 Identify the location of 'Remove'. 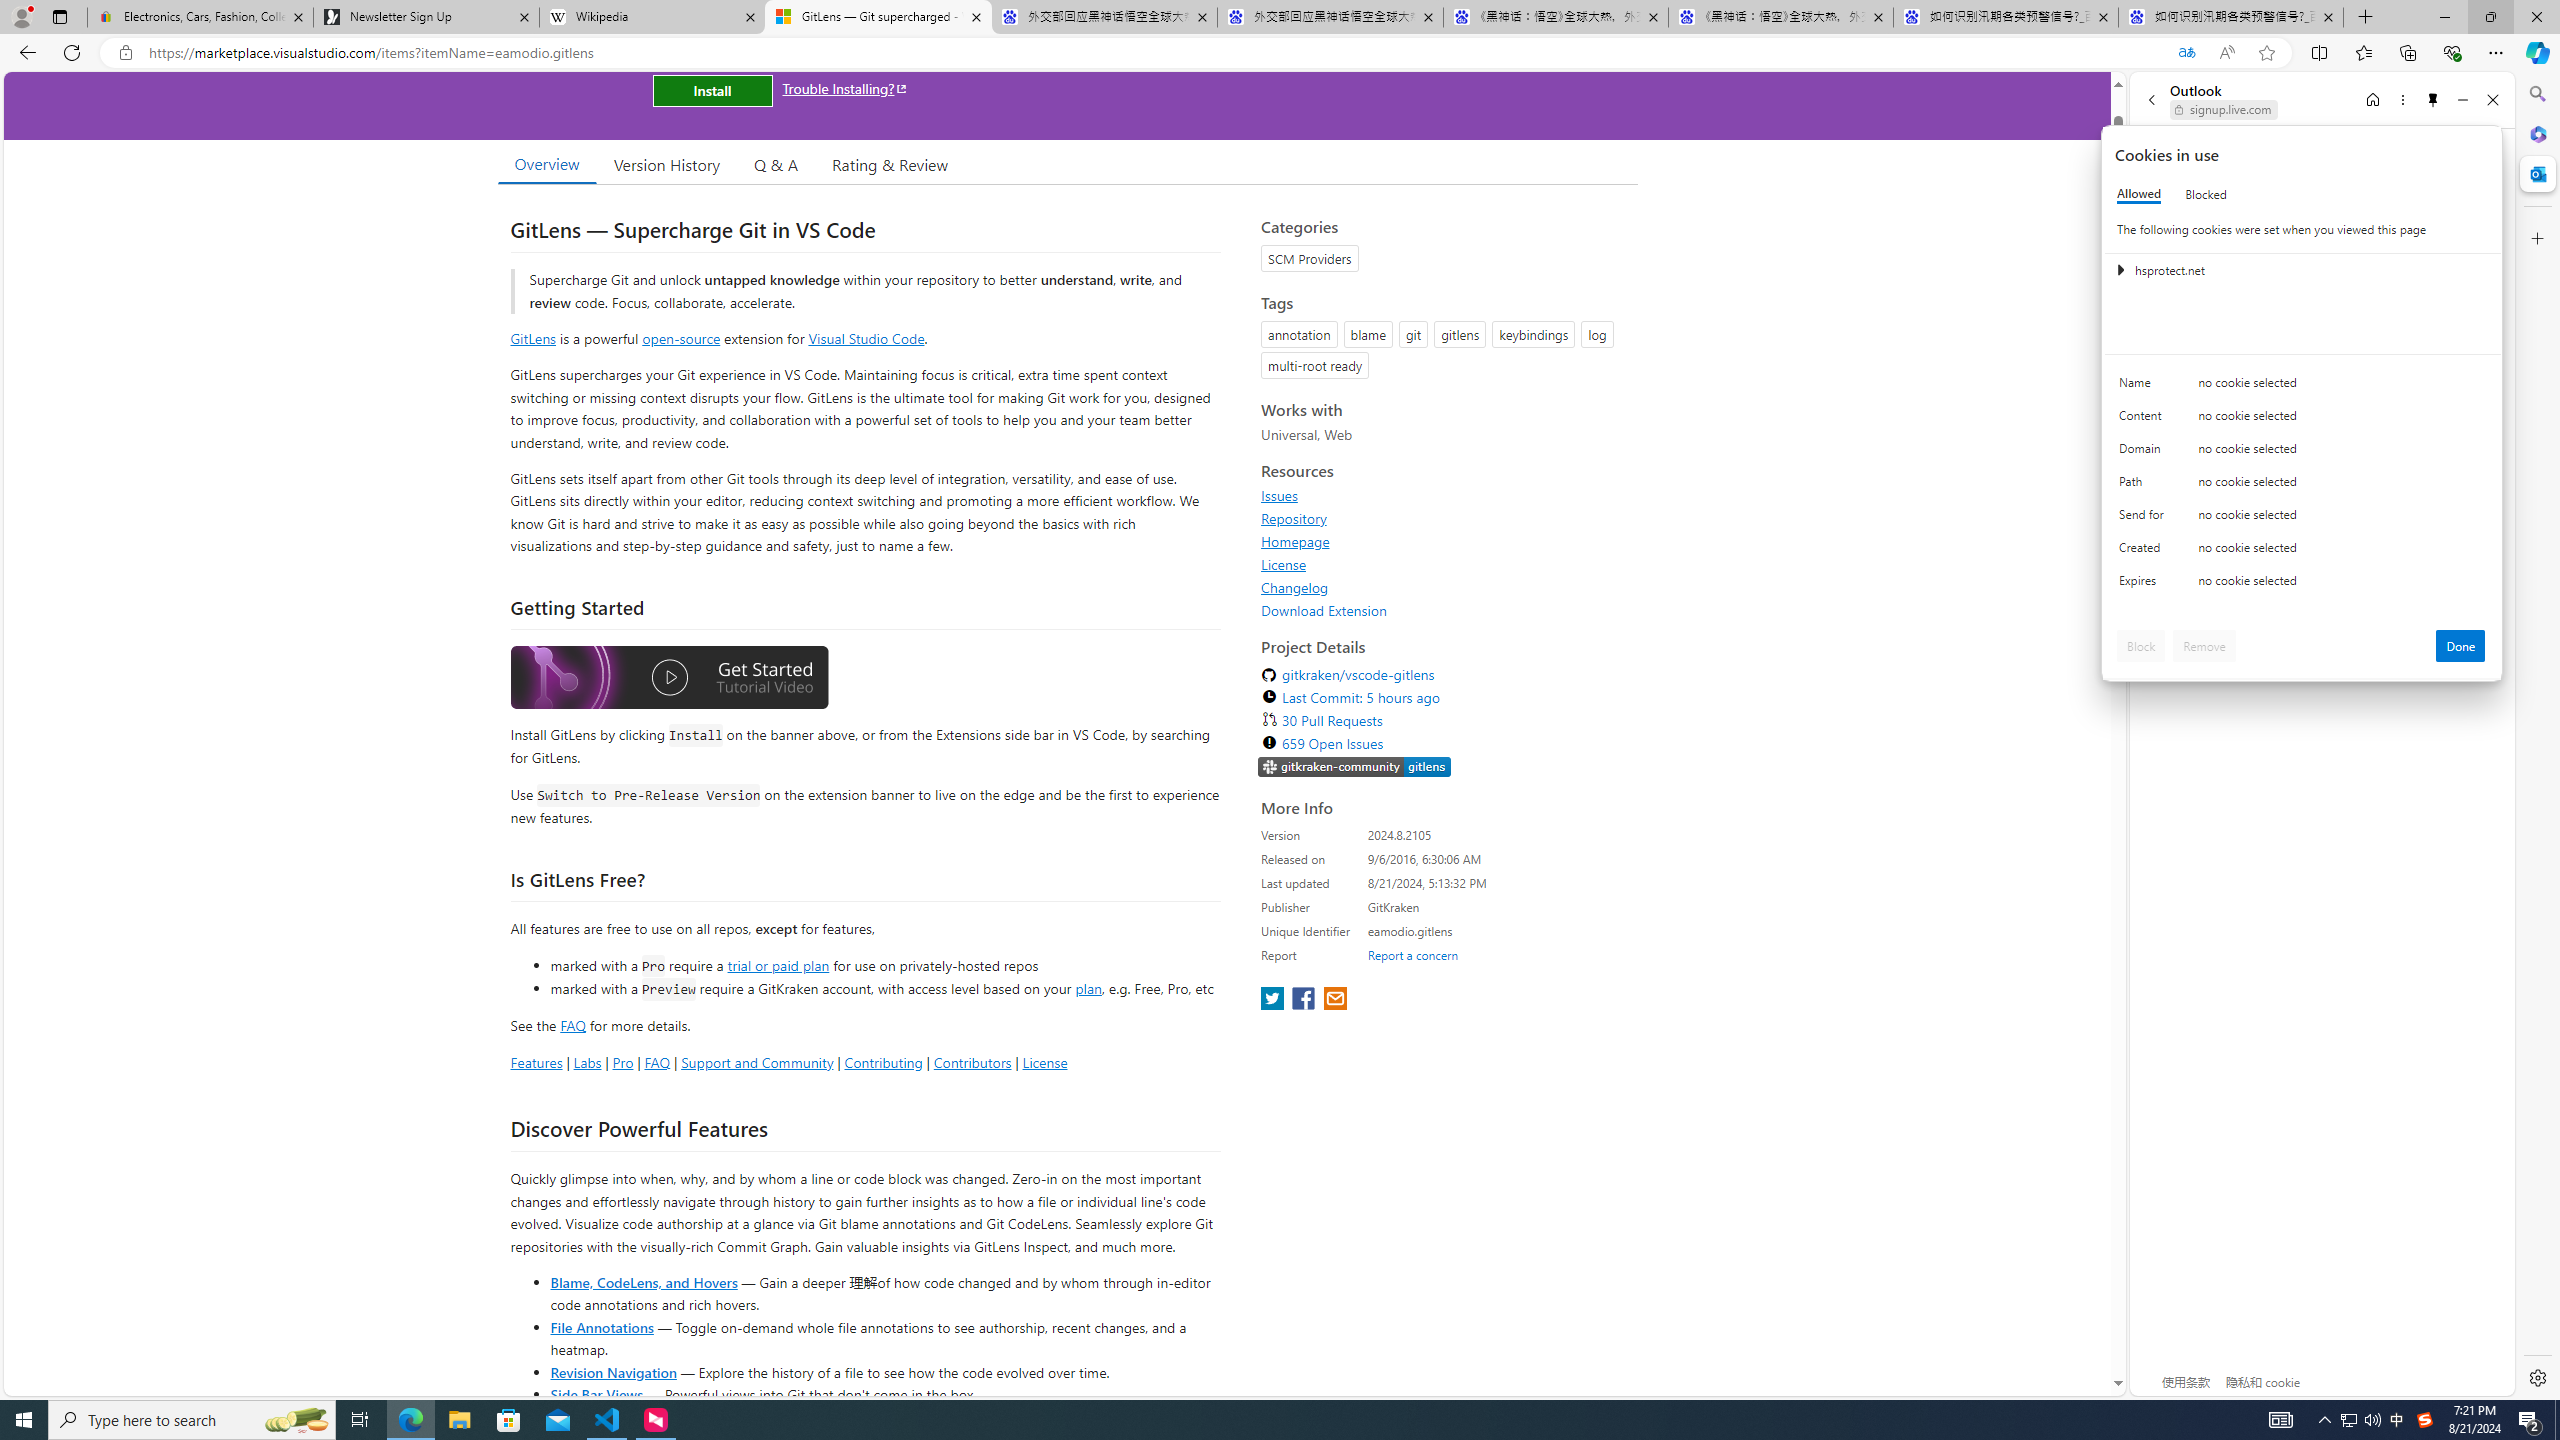
(2204, 646).